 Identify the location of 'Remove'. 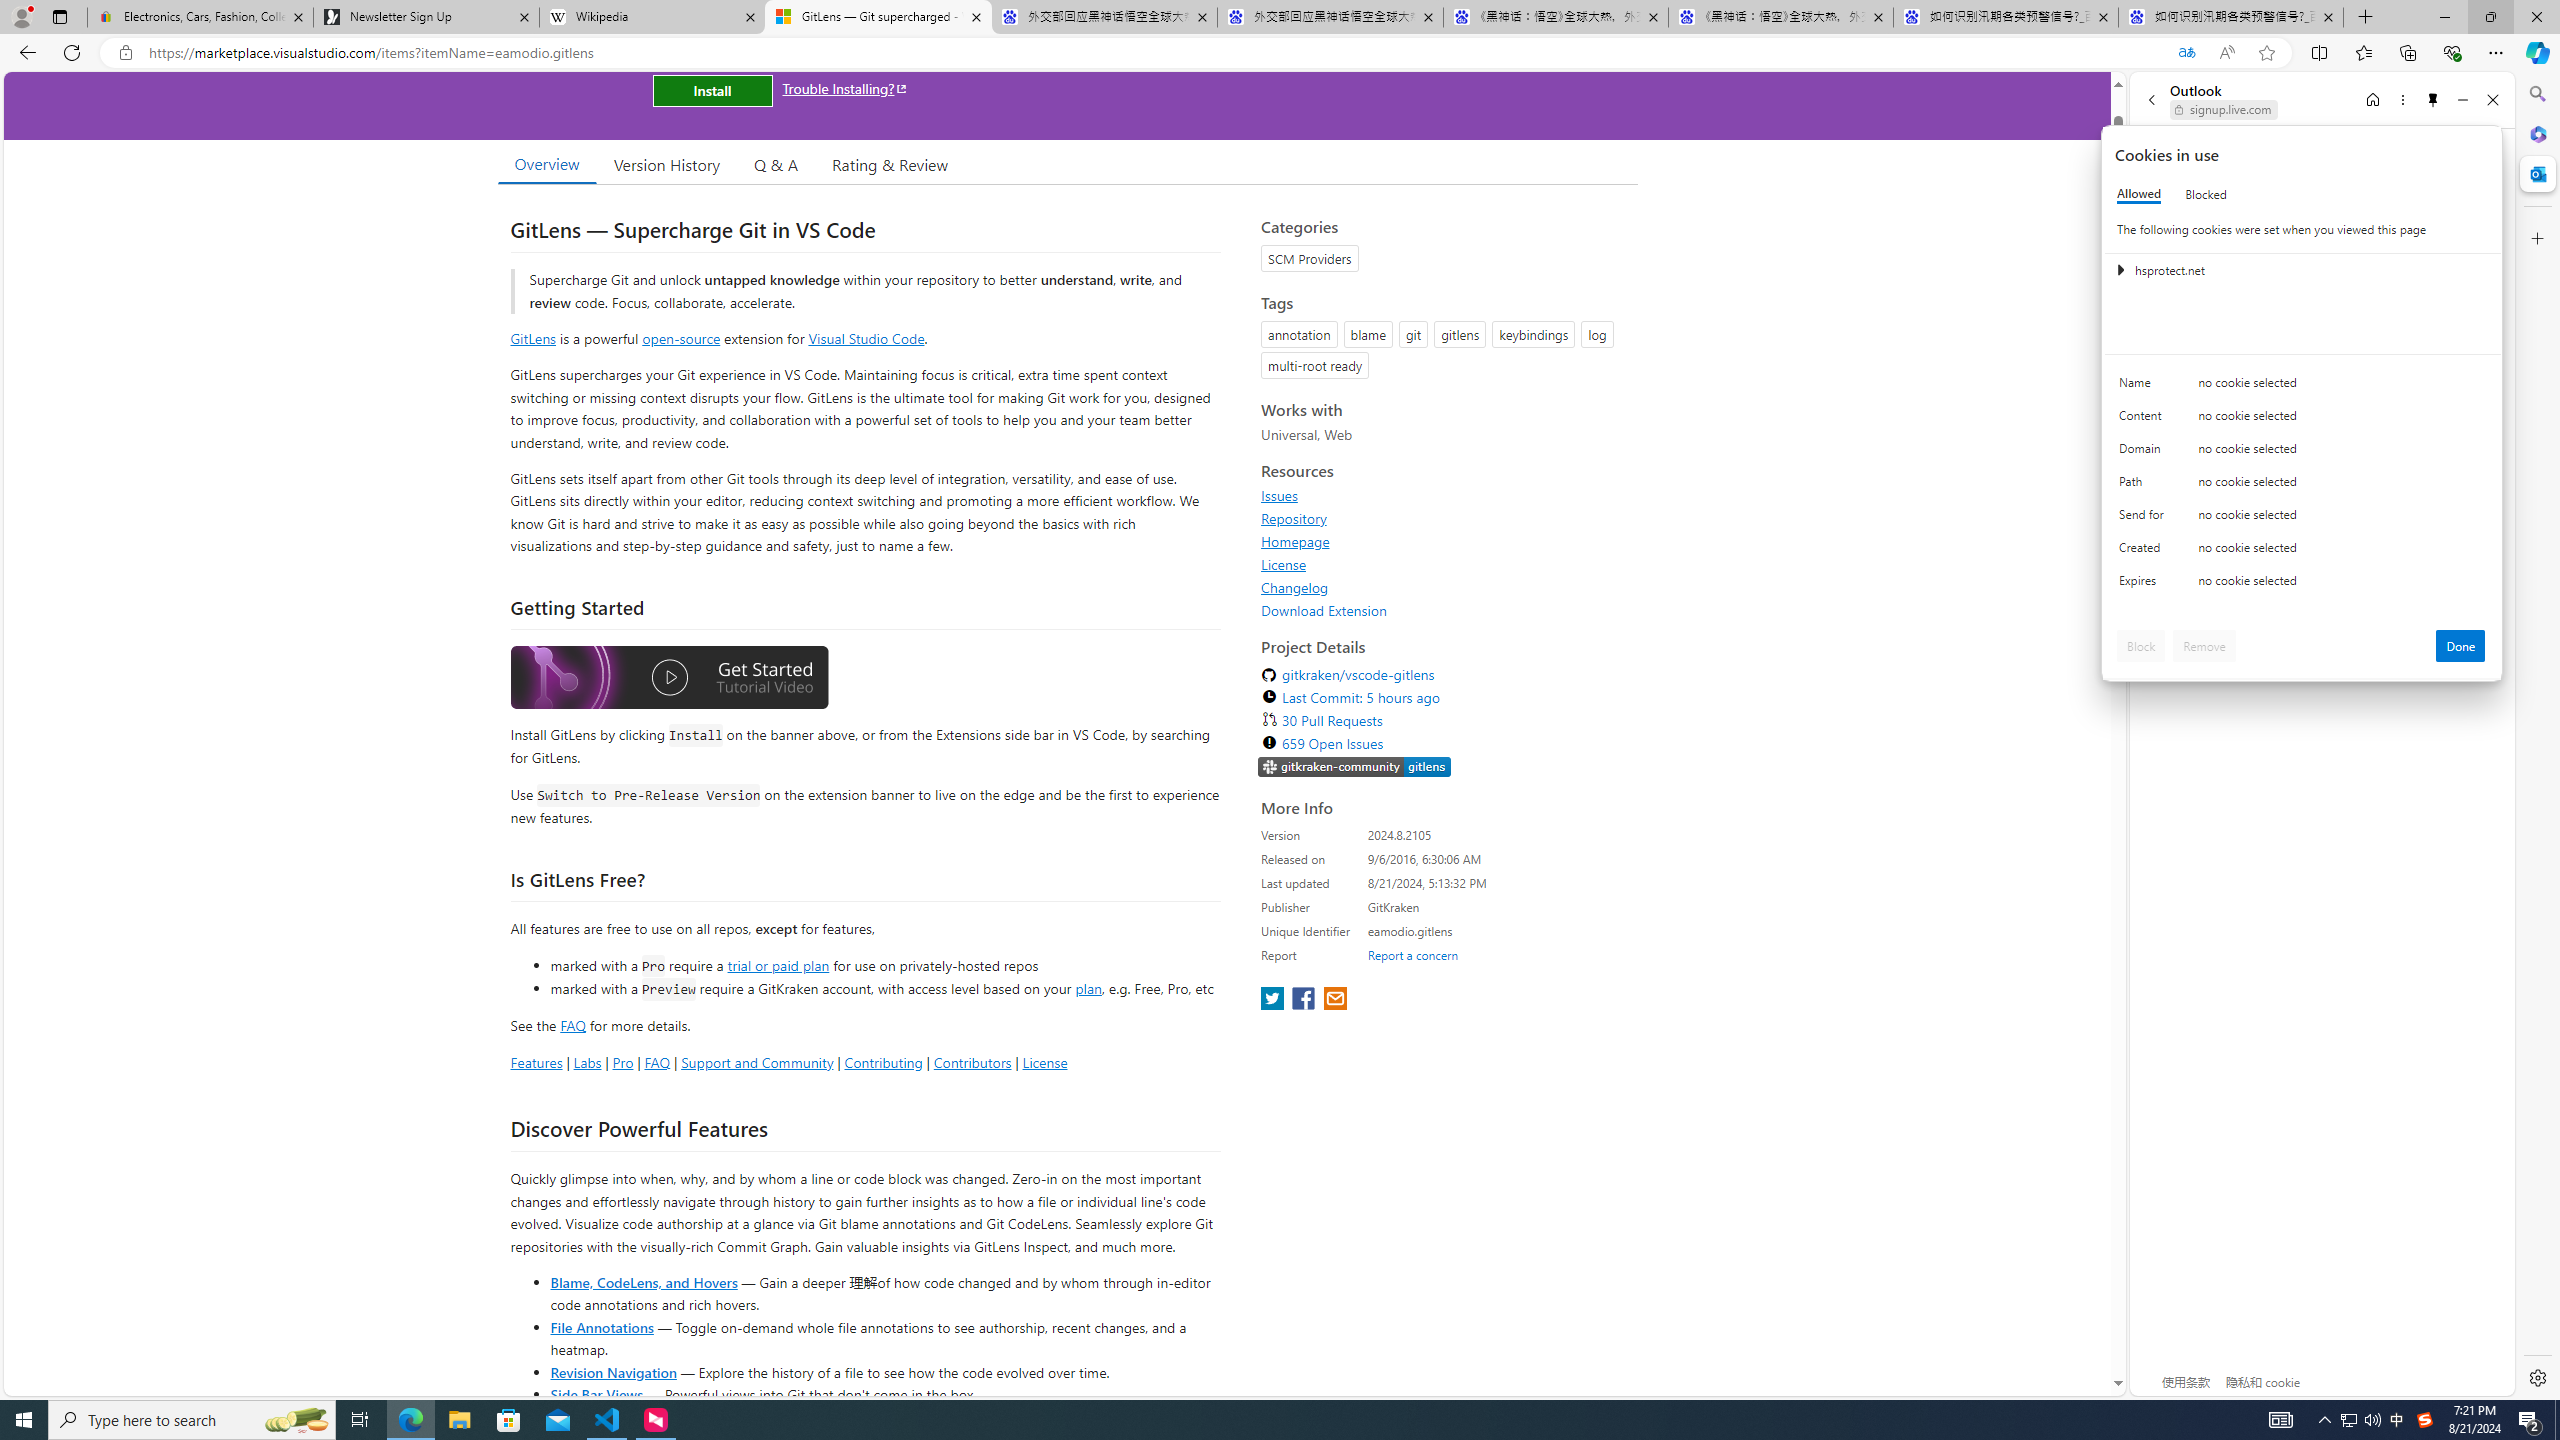
(2204, 646).